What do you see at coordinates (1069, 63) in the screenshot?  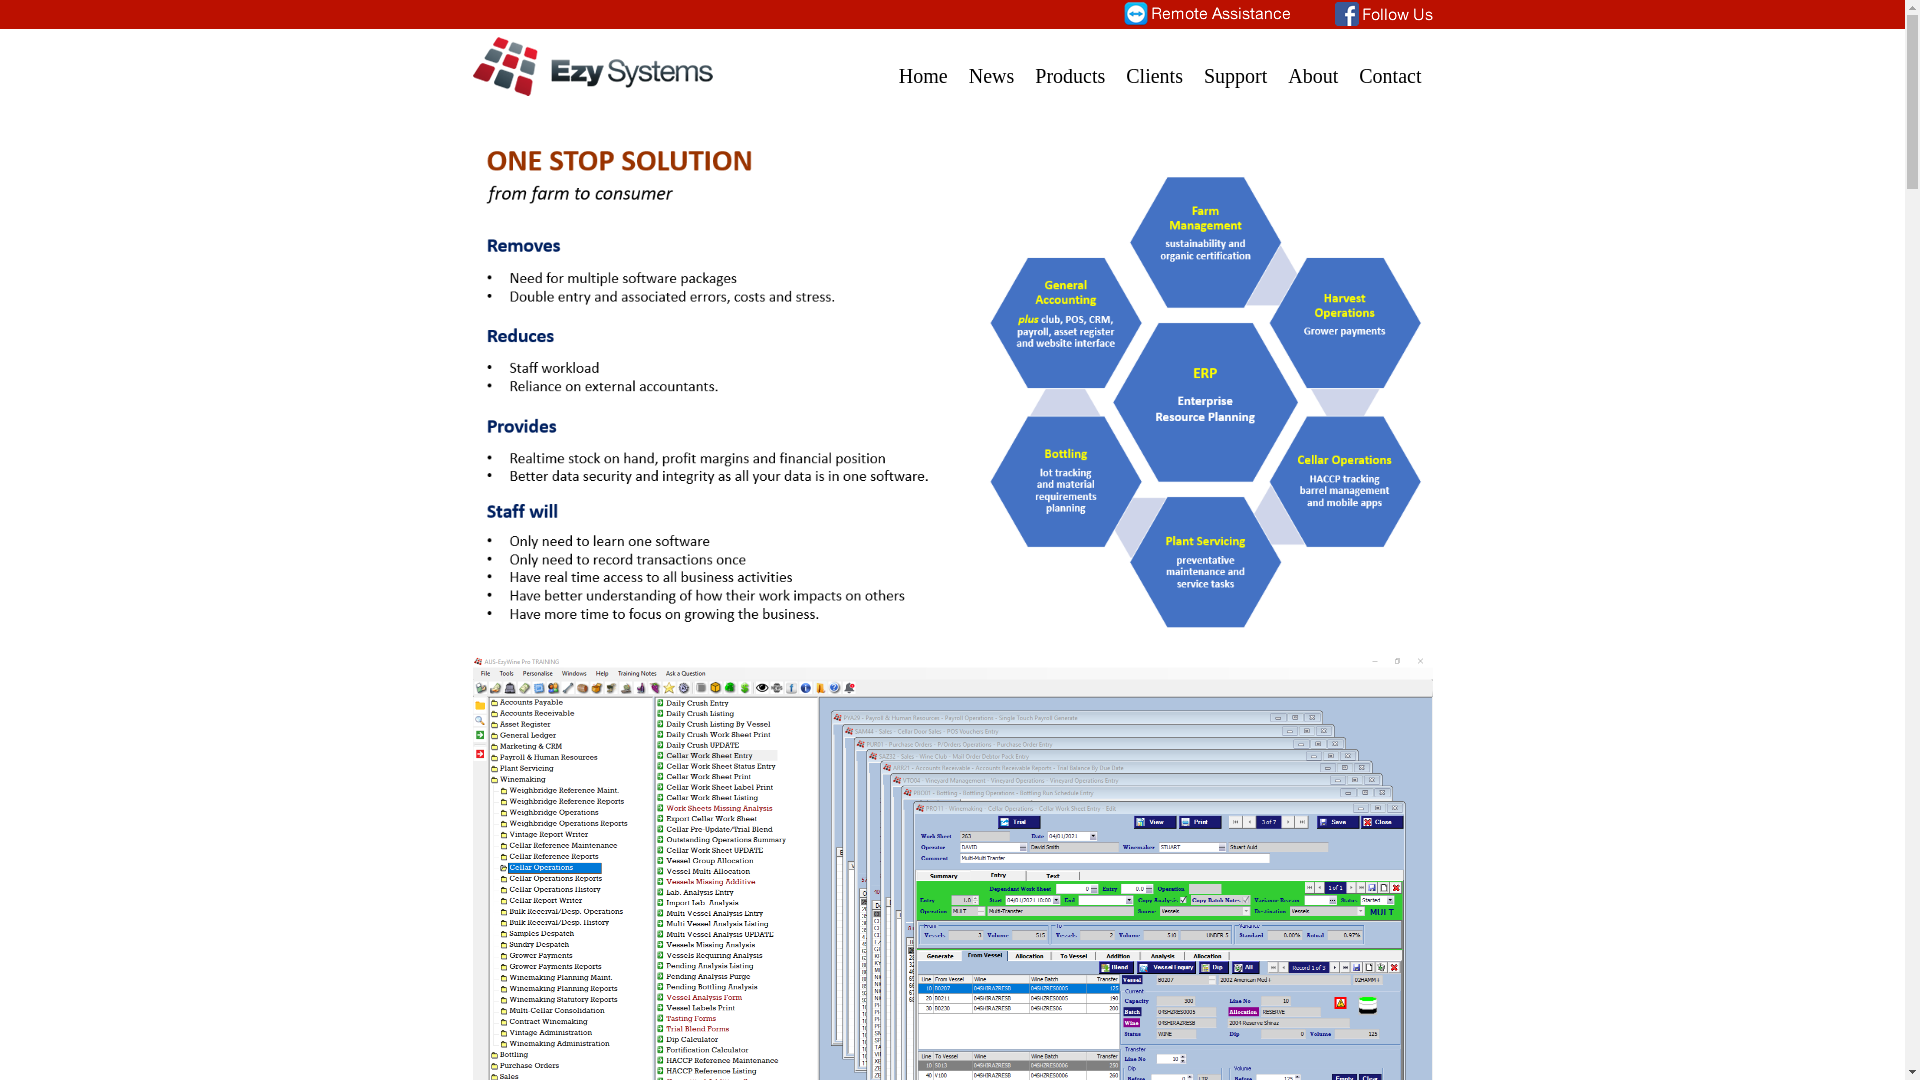 I see `'Products'` at bounding box center [1069, 63].